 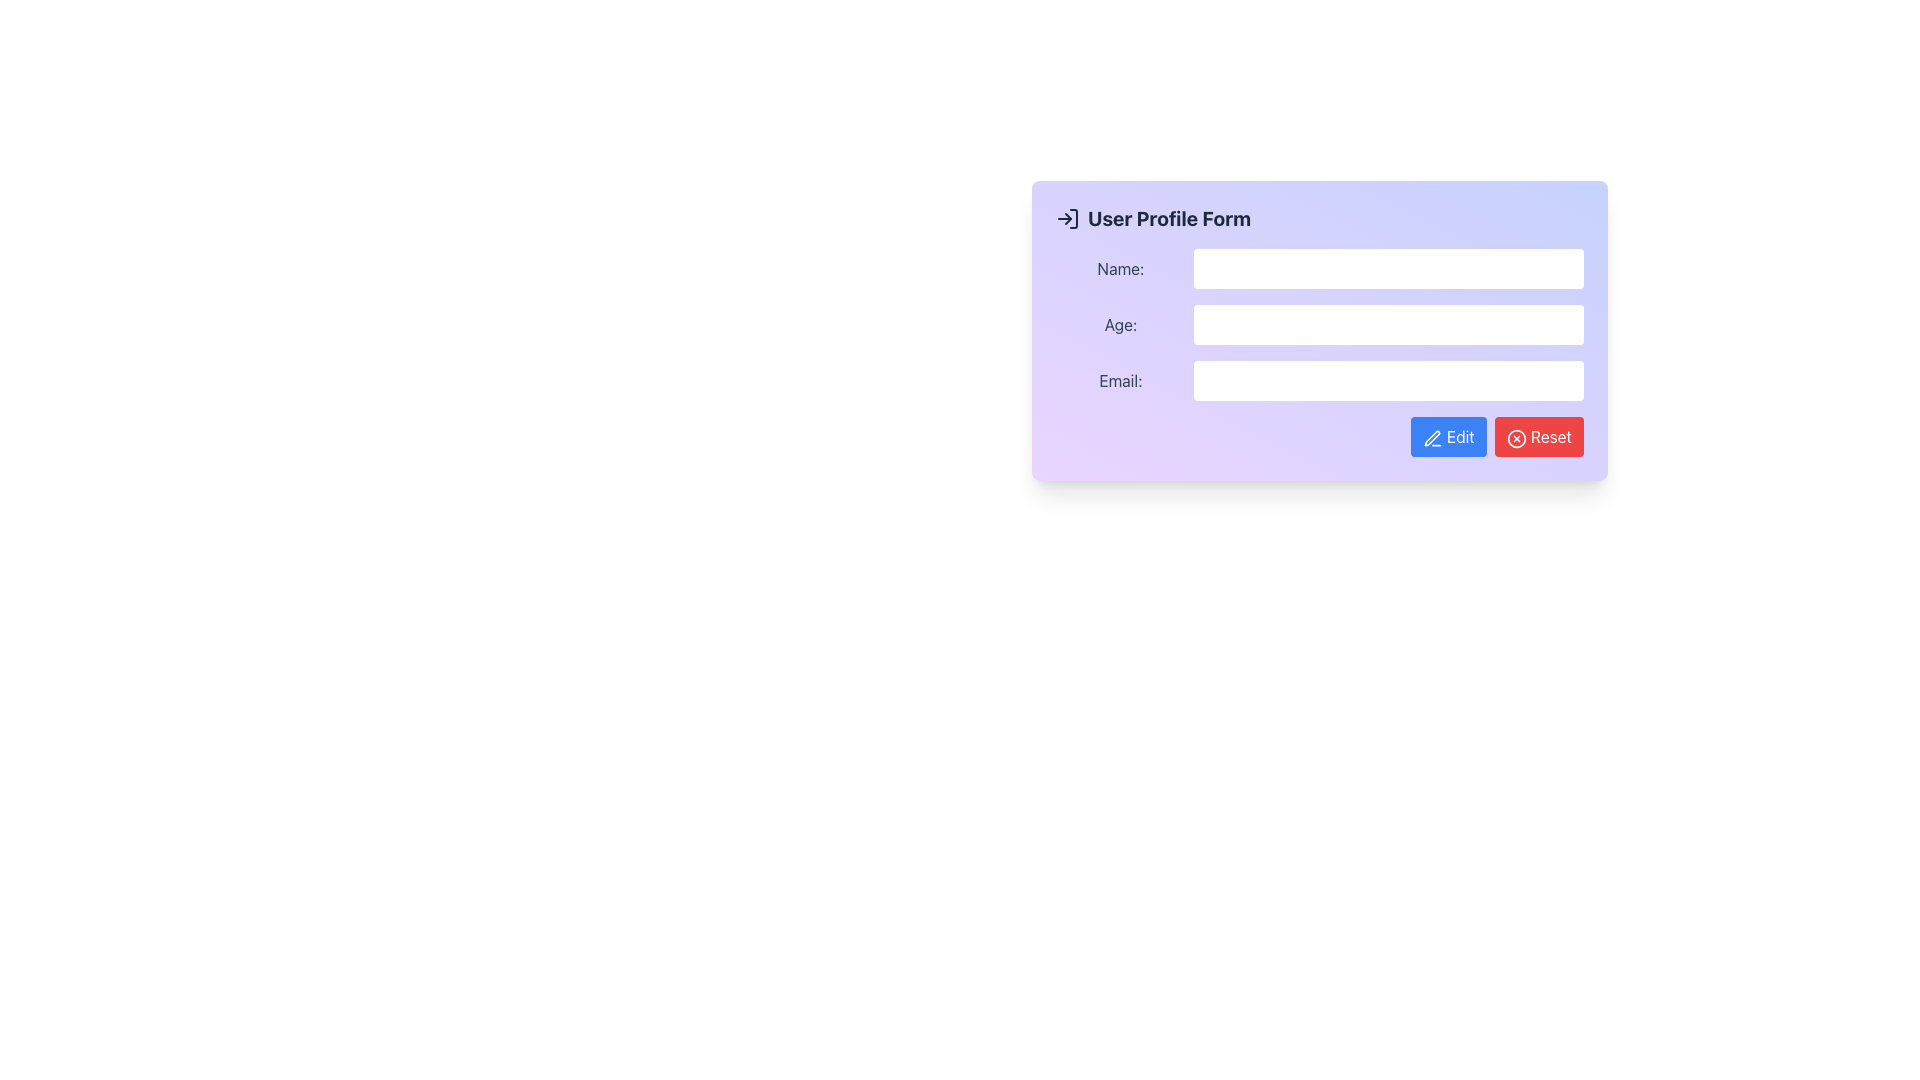 What do you see at coordinates (1120, 381) in the screenshot?
I see `label text 'Email:' which is styled in gray and positioned left of the email input field in the profile form` at bounding box center [1120, 381].